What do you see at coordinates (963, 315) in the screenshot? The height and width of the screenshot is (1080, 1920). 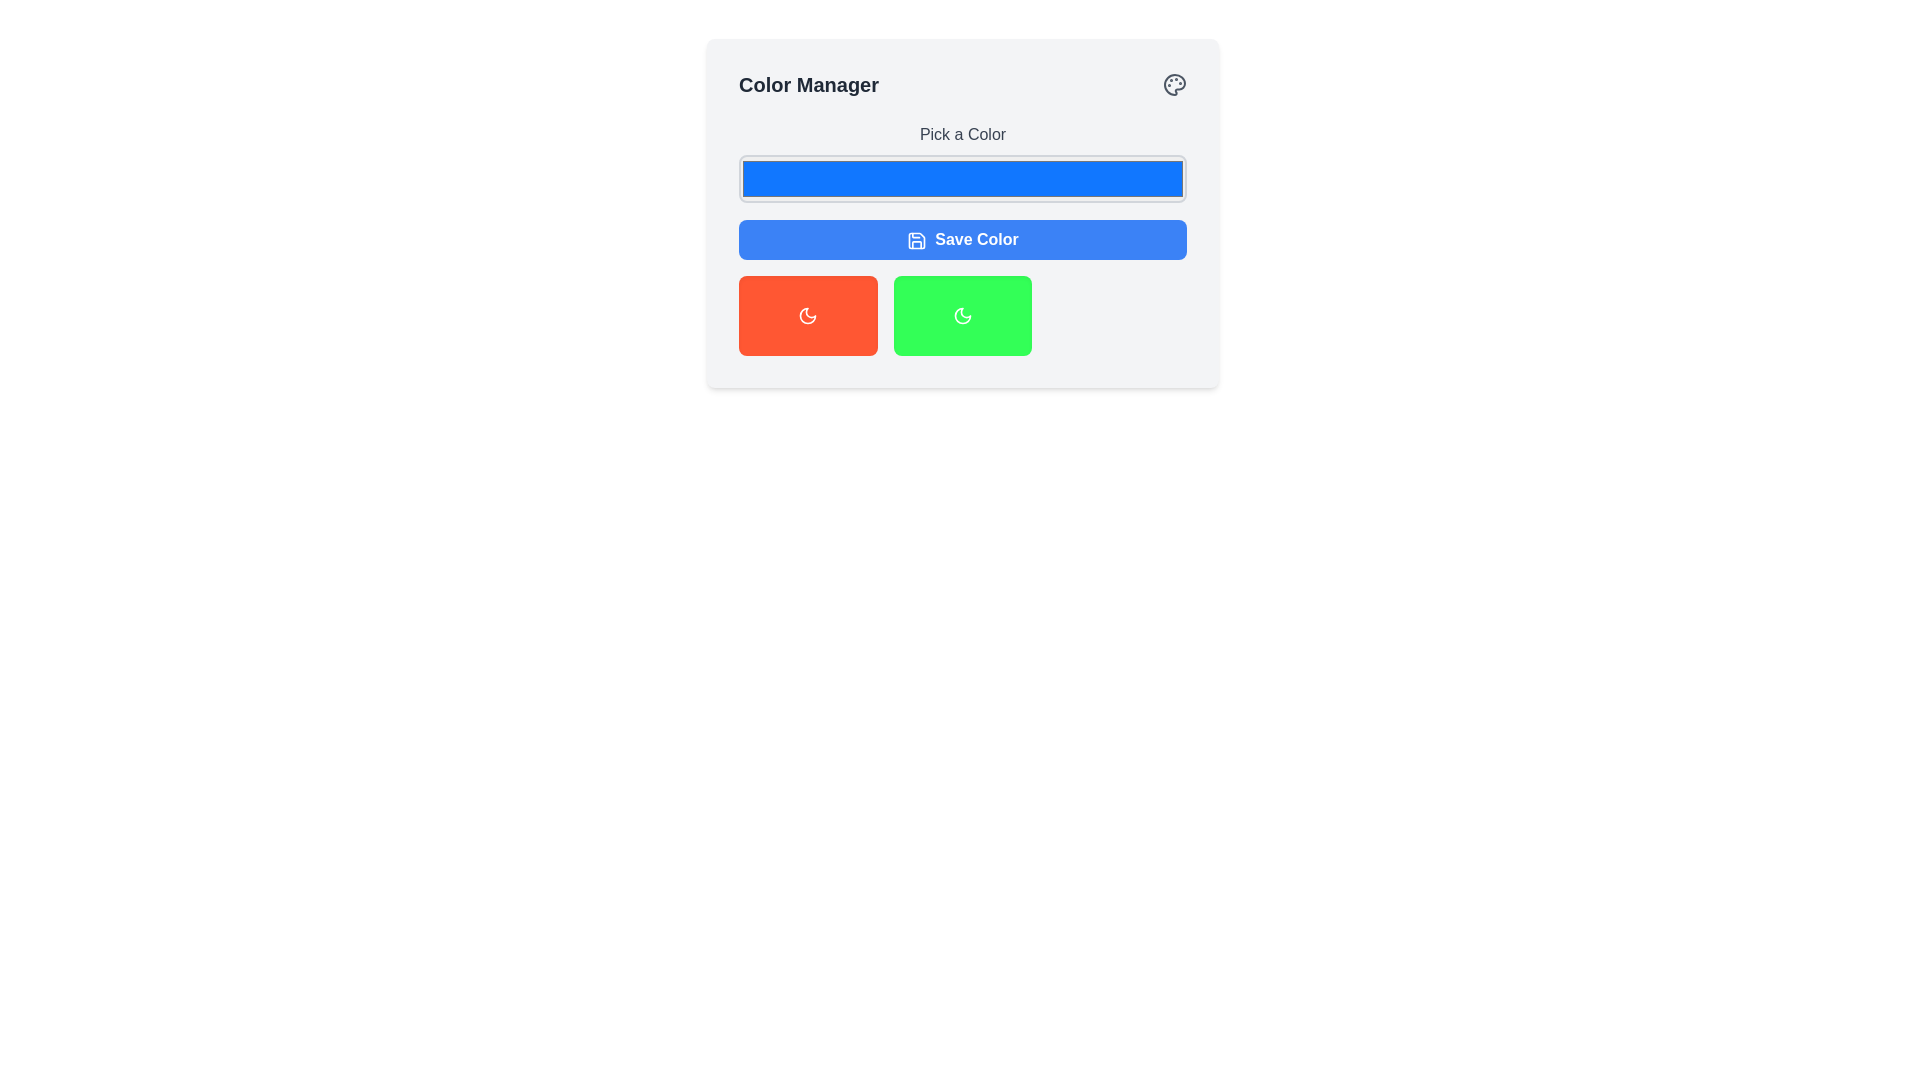 I see `the crescent moon icon with a white outline on a green background located at the bottom-right of the interface` at bounding box center [963, 315].